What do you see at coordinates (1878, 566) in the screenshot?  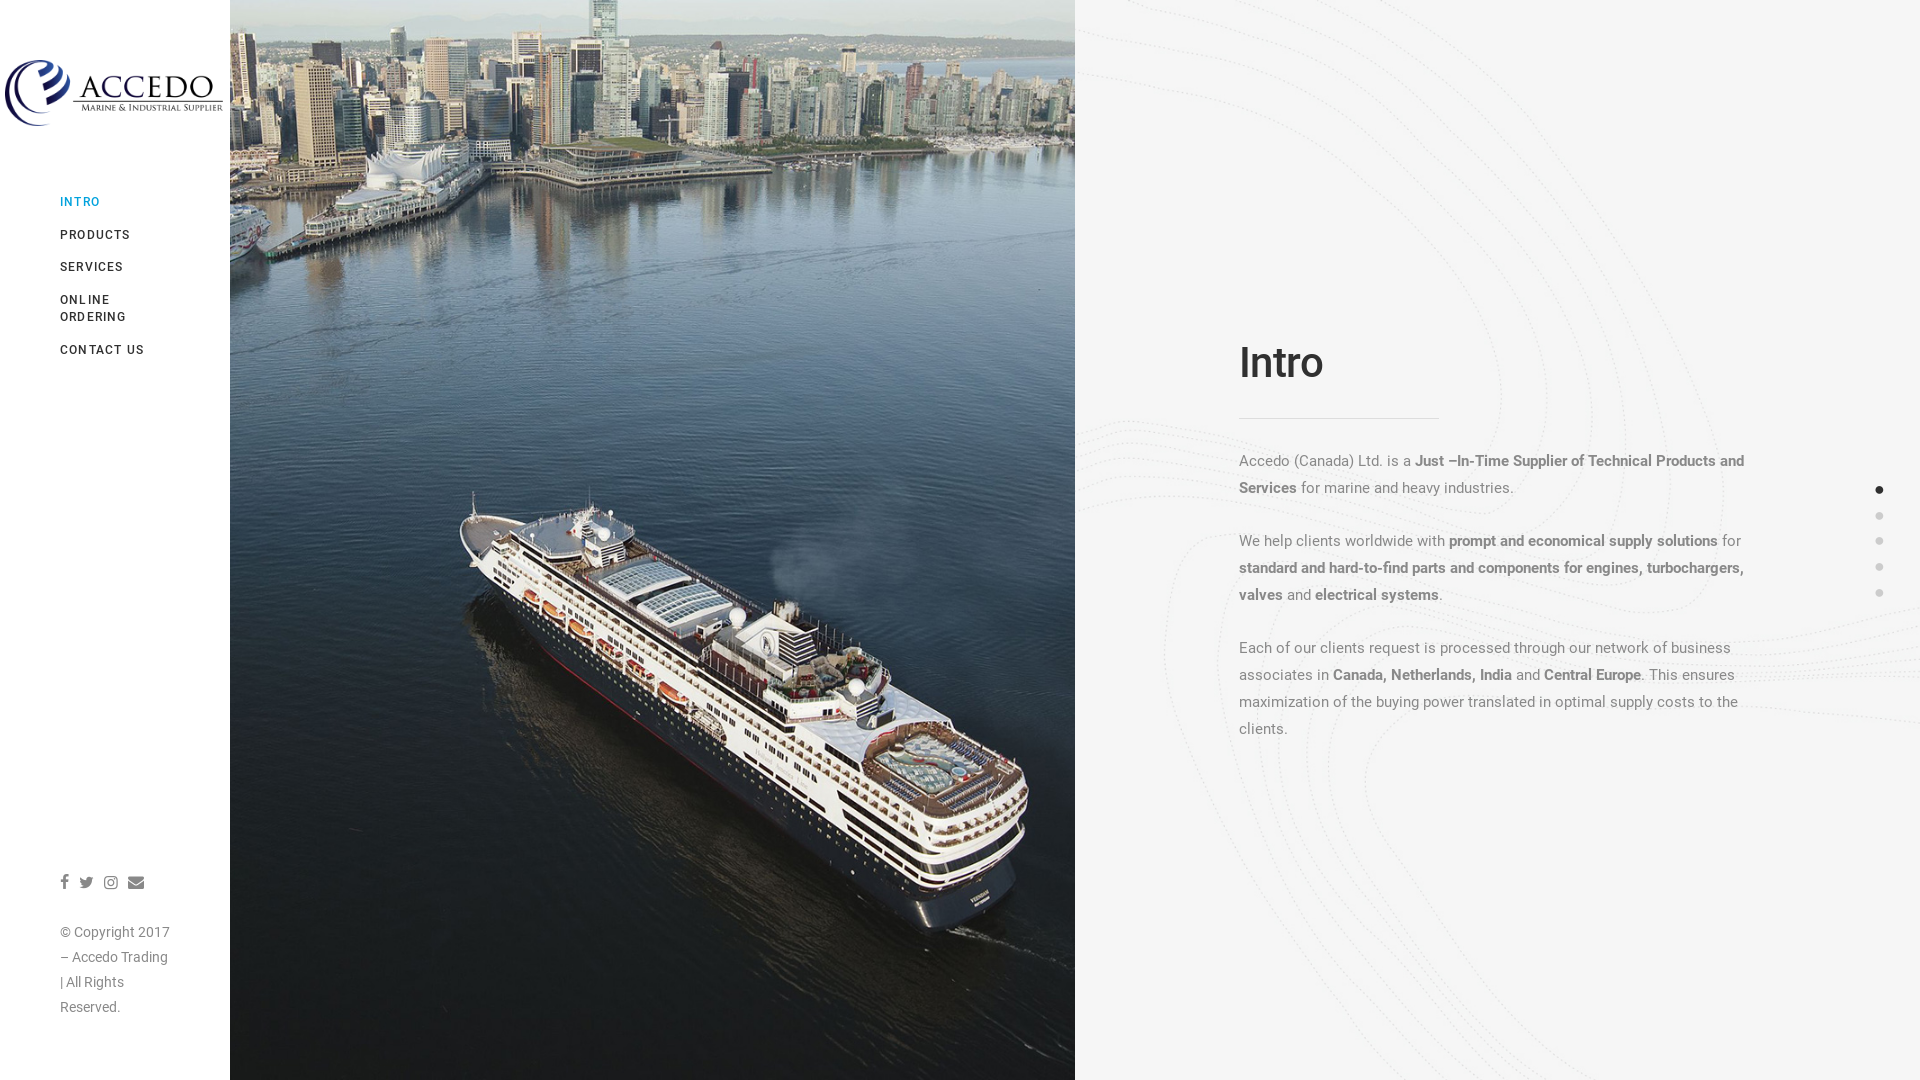 I see `'4'` at bounding box center [1878, 566].